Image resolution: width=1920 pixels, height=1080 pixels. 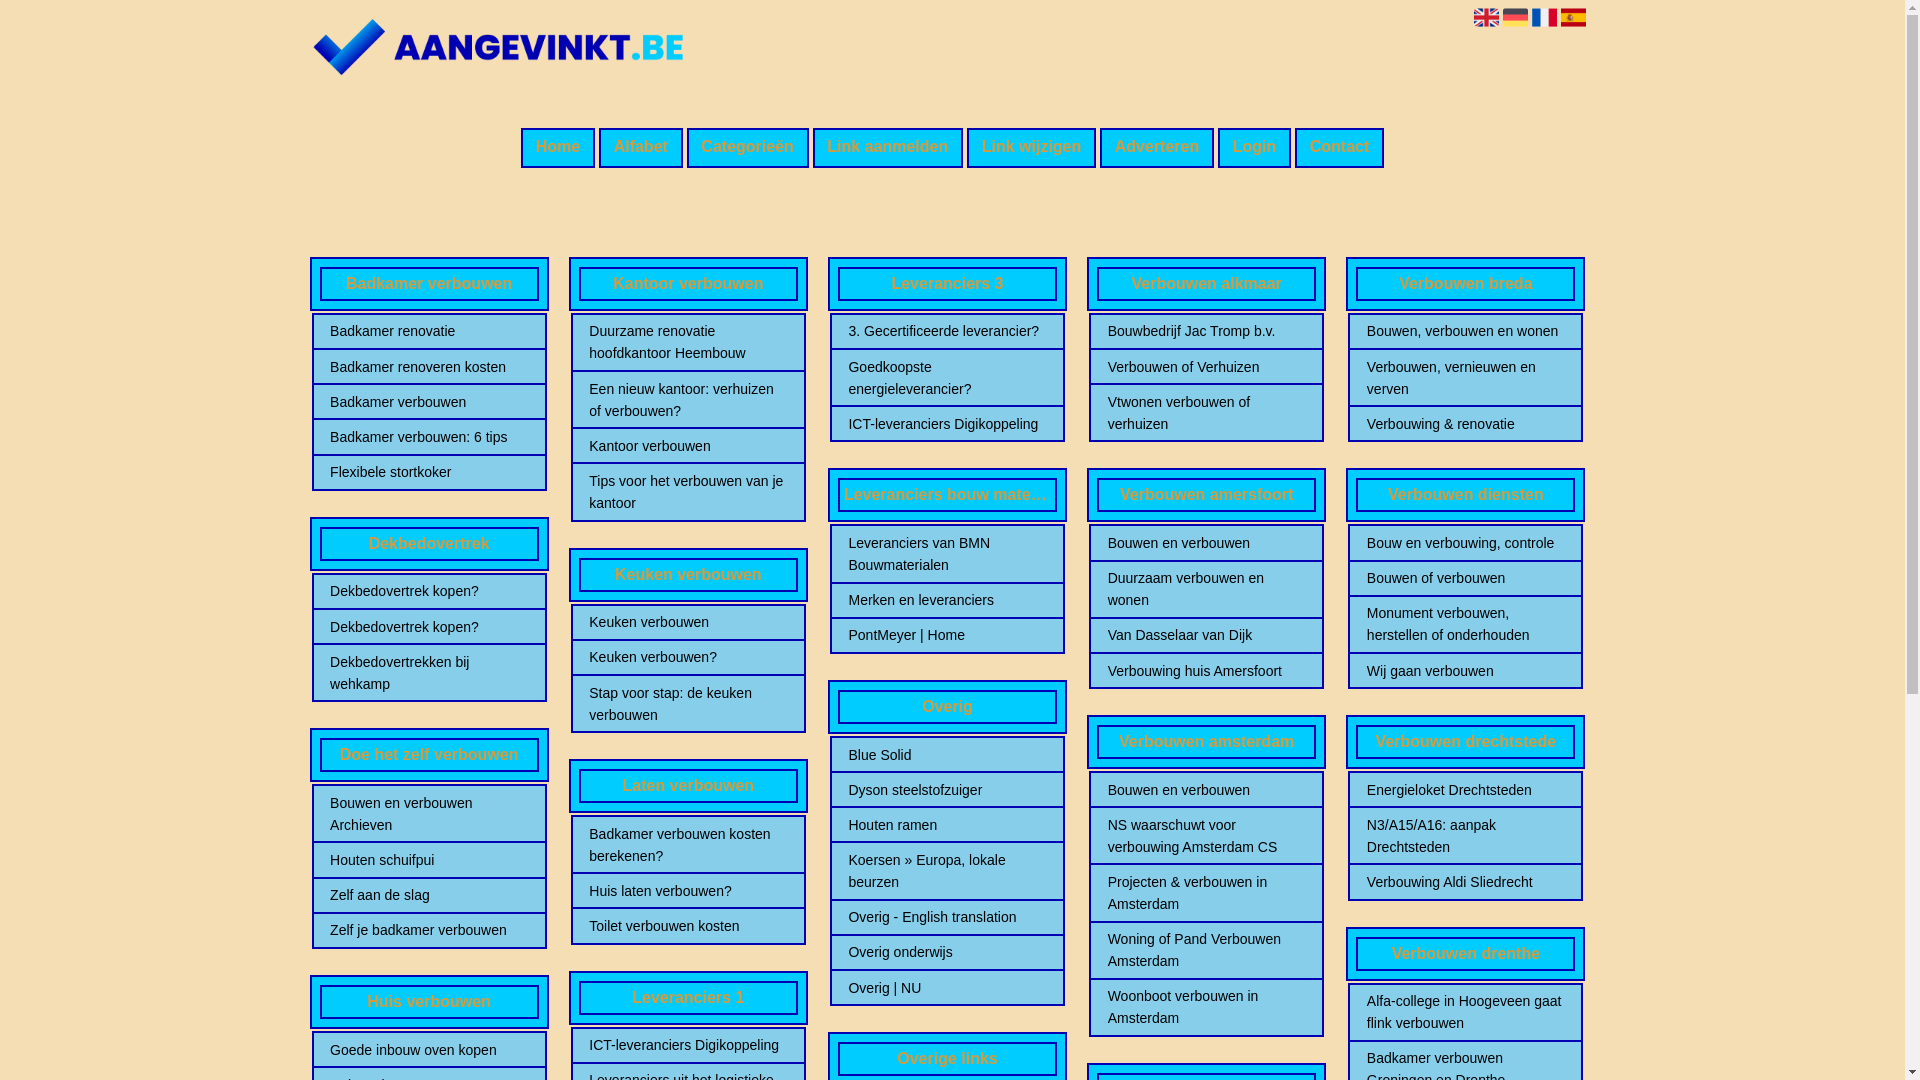 I want to click on 'Home', so click(x=557, y=146).